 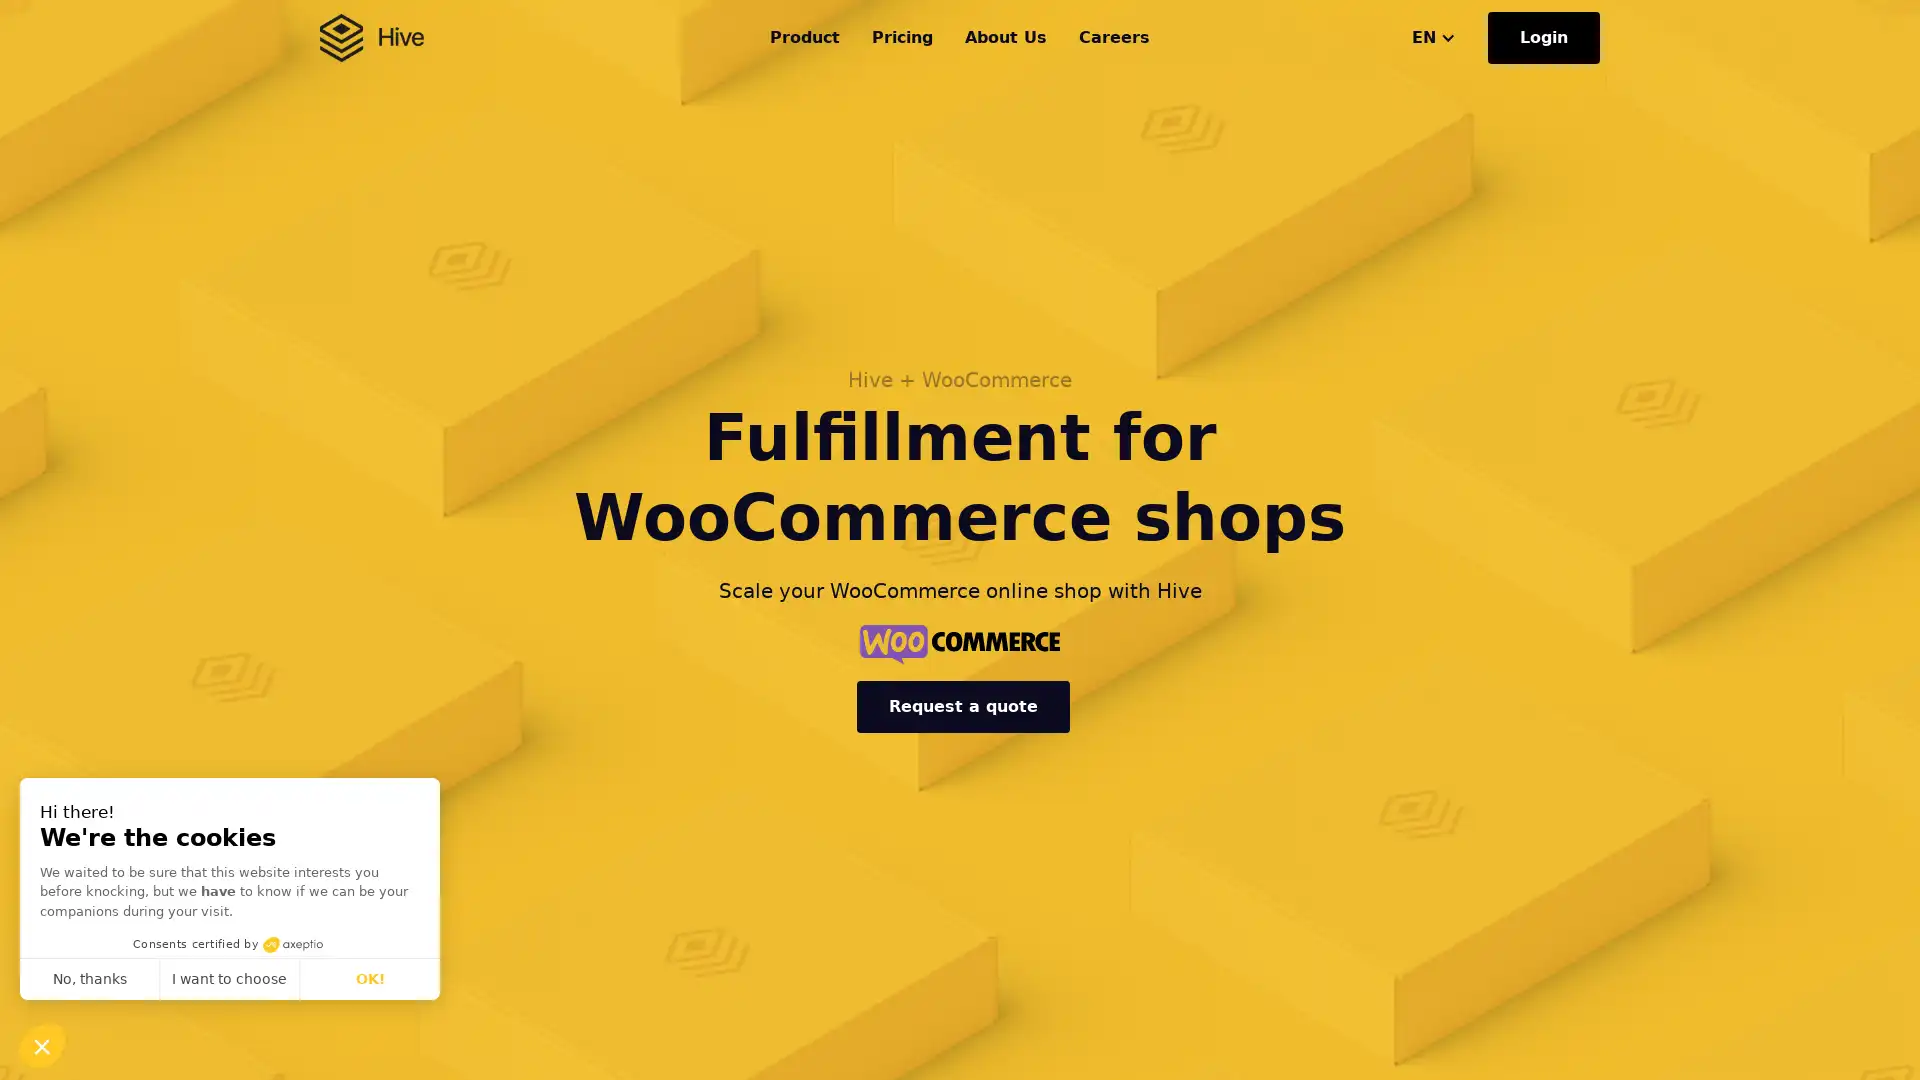 I want to click on I want to choose, so click(x=230, y=978).